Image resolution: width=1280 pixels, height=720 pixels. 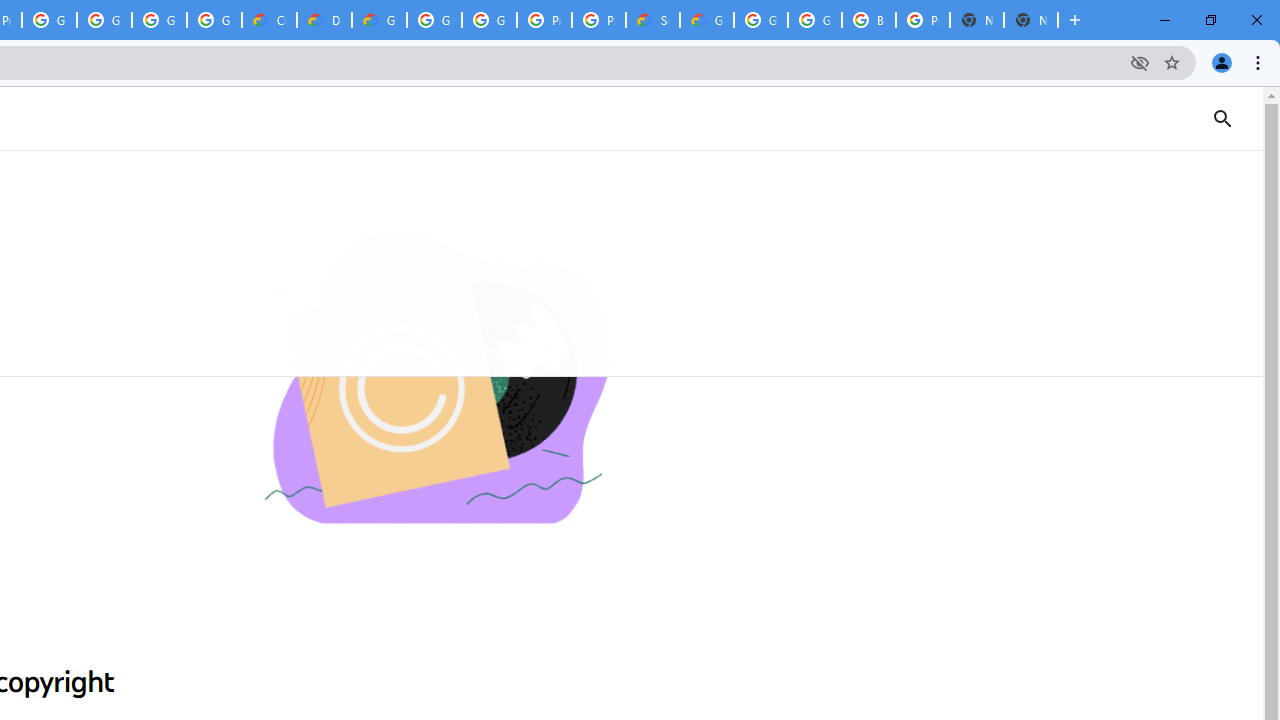 I want to click on 'Support Hub | Google Cloud', so click(x=652, y=20).